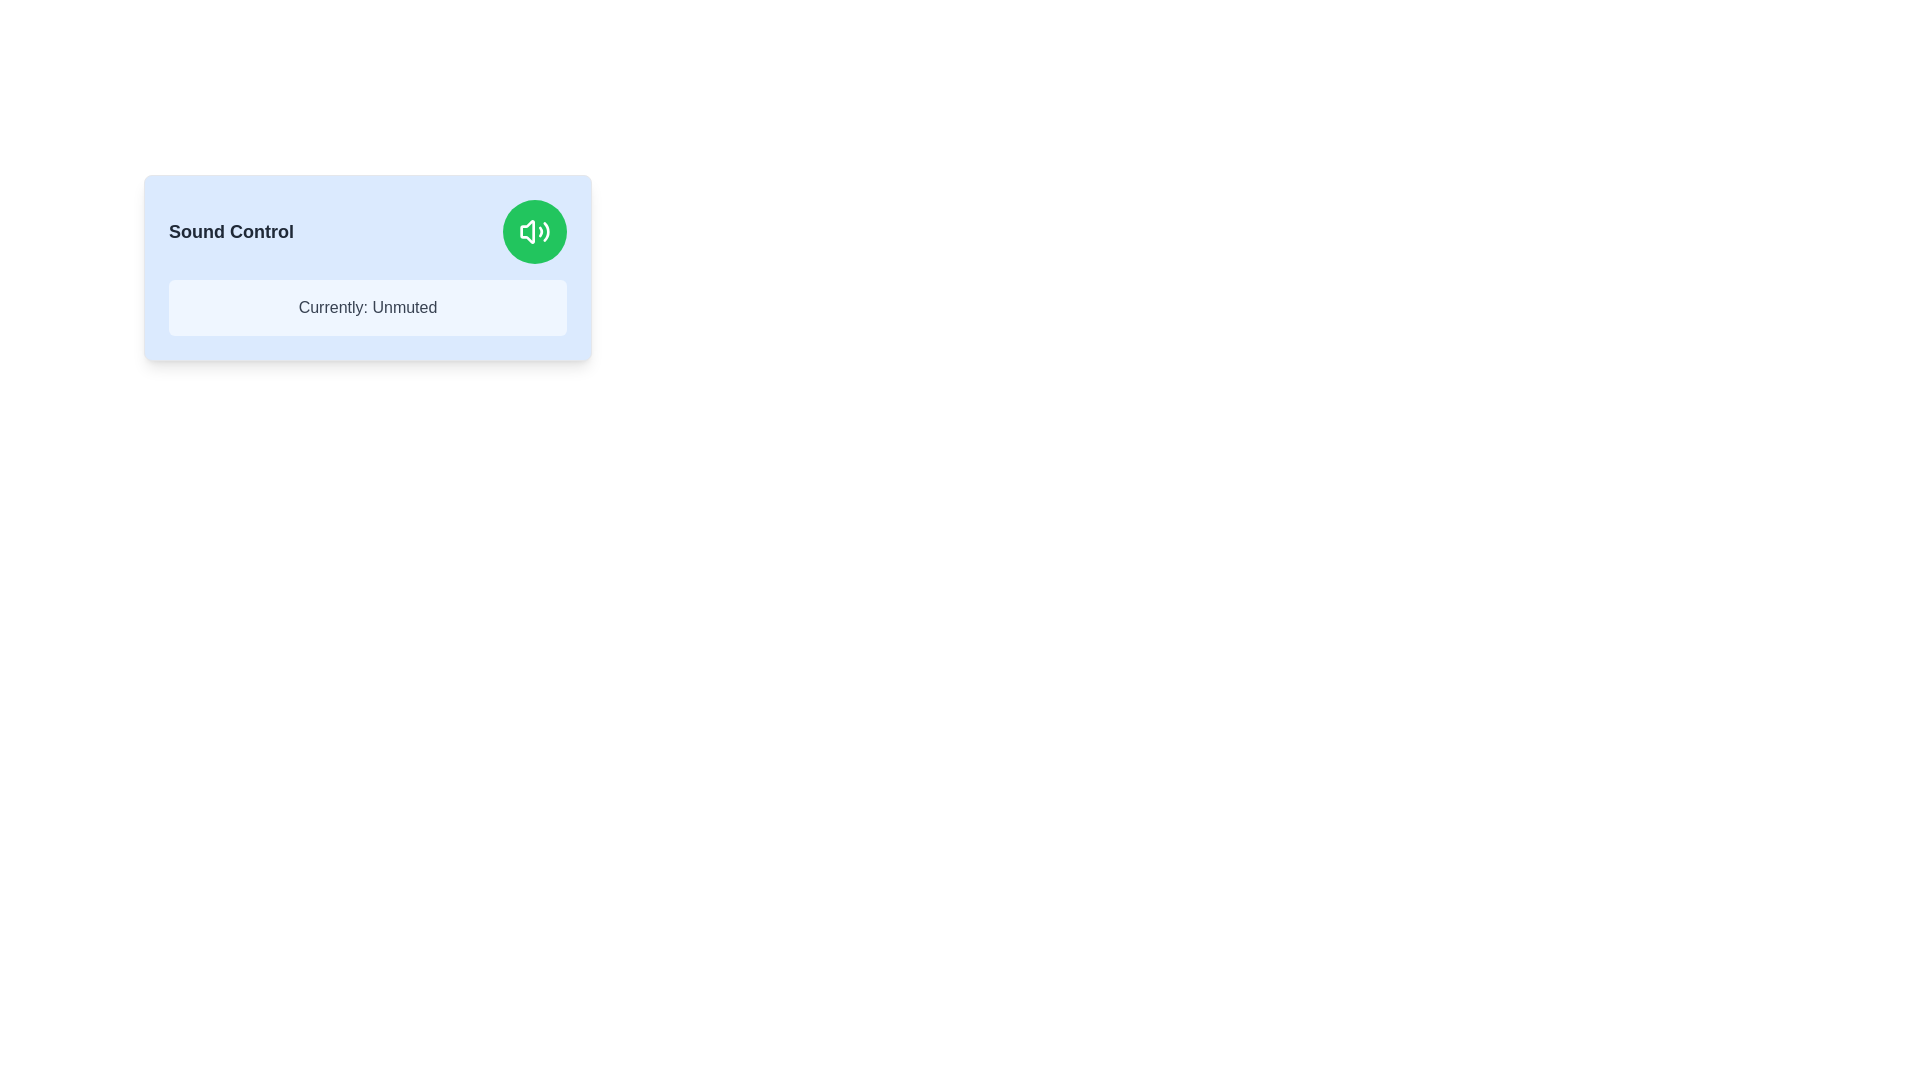 The image size is (1920, 1080). Describe the element at coordinates (534, 230) in the screenshot. I see `the circular green button with a white speaker icon located to the right of the 'Sound Control' text` at that location.